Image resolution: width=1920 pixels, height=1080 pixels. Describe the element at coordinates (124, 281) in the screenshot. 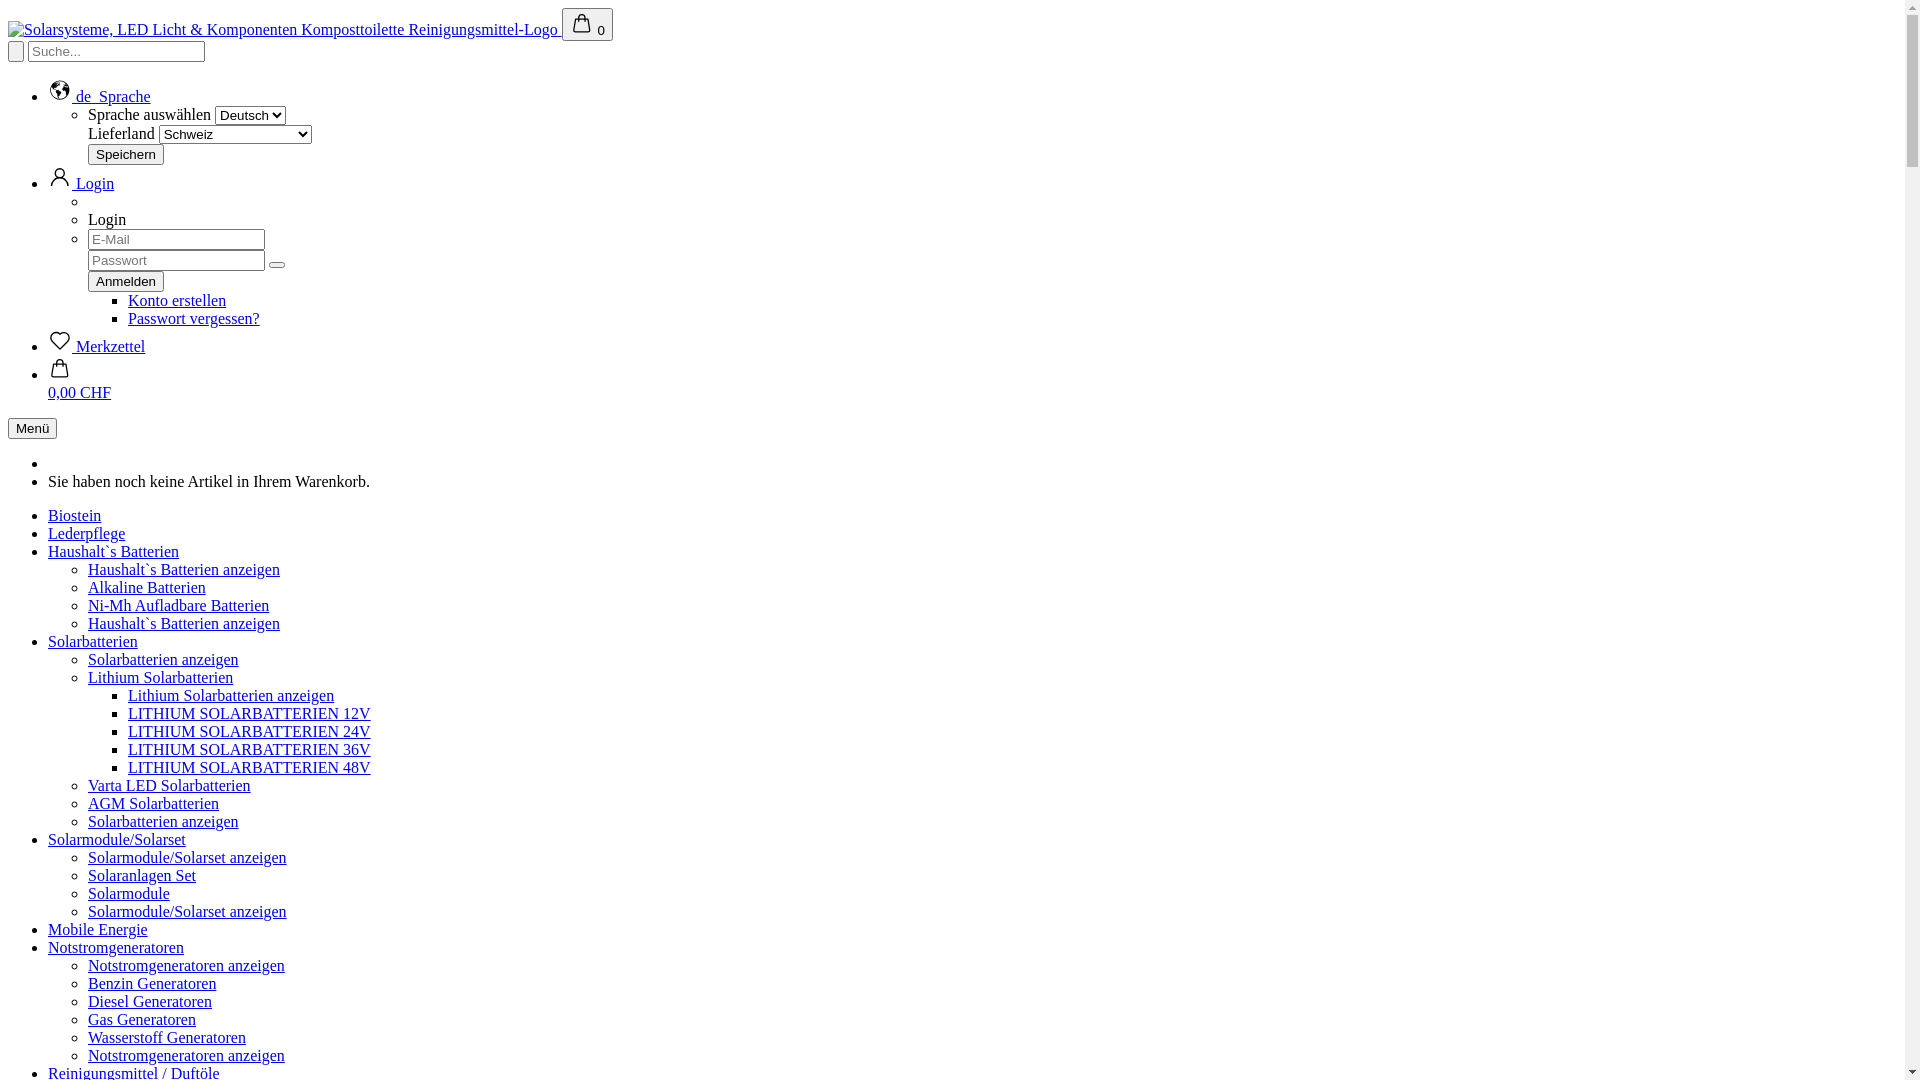

I see `'Anmelden'` at that location.